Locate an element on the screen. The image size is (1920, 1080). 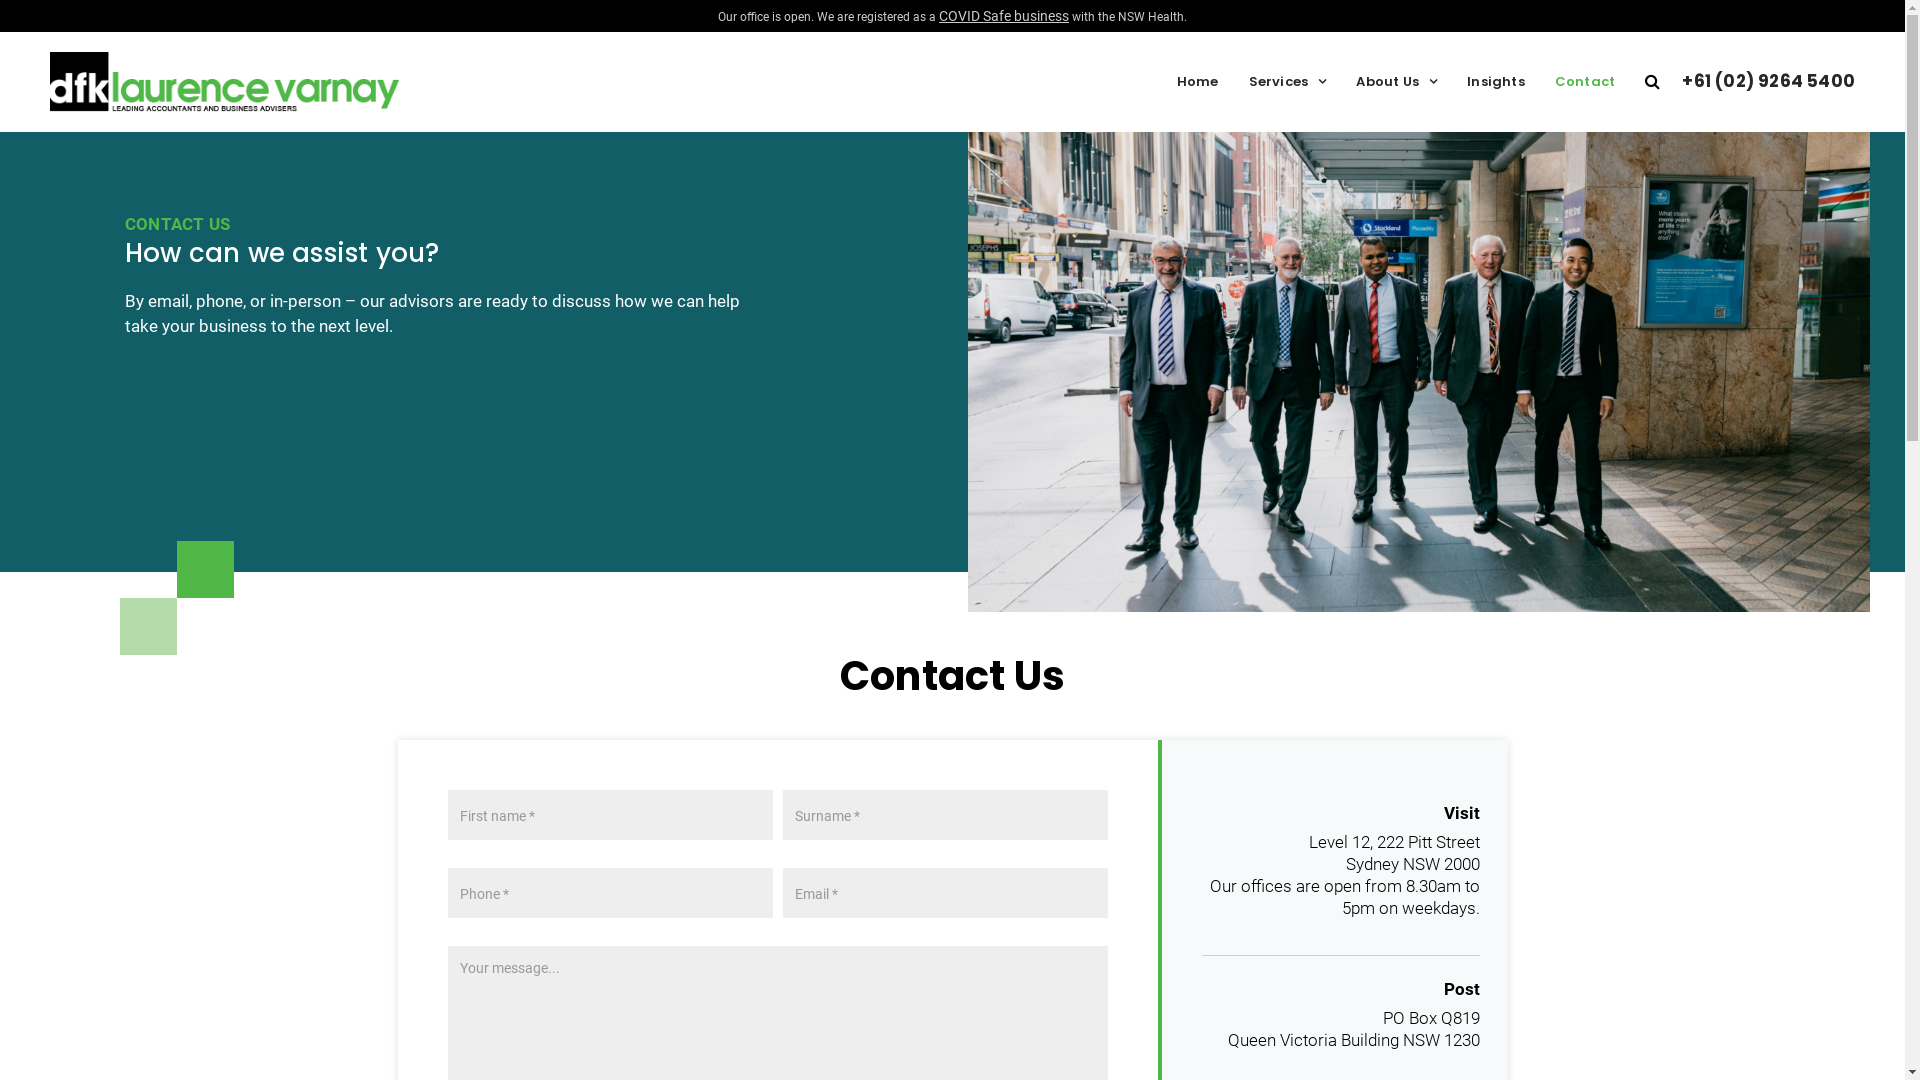
'Search' is located at coordinates (1645, 80).